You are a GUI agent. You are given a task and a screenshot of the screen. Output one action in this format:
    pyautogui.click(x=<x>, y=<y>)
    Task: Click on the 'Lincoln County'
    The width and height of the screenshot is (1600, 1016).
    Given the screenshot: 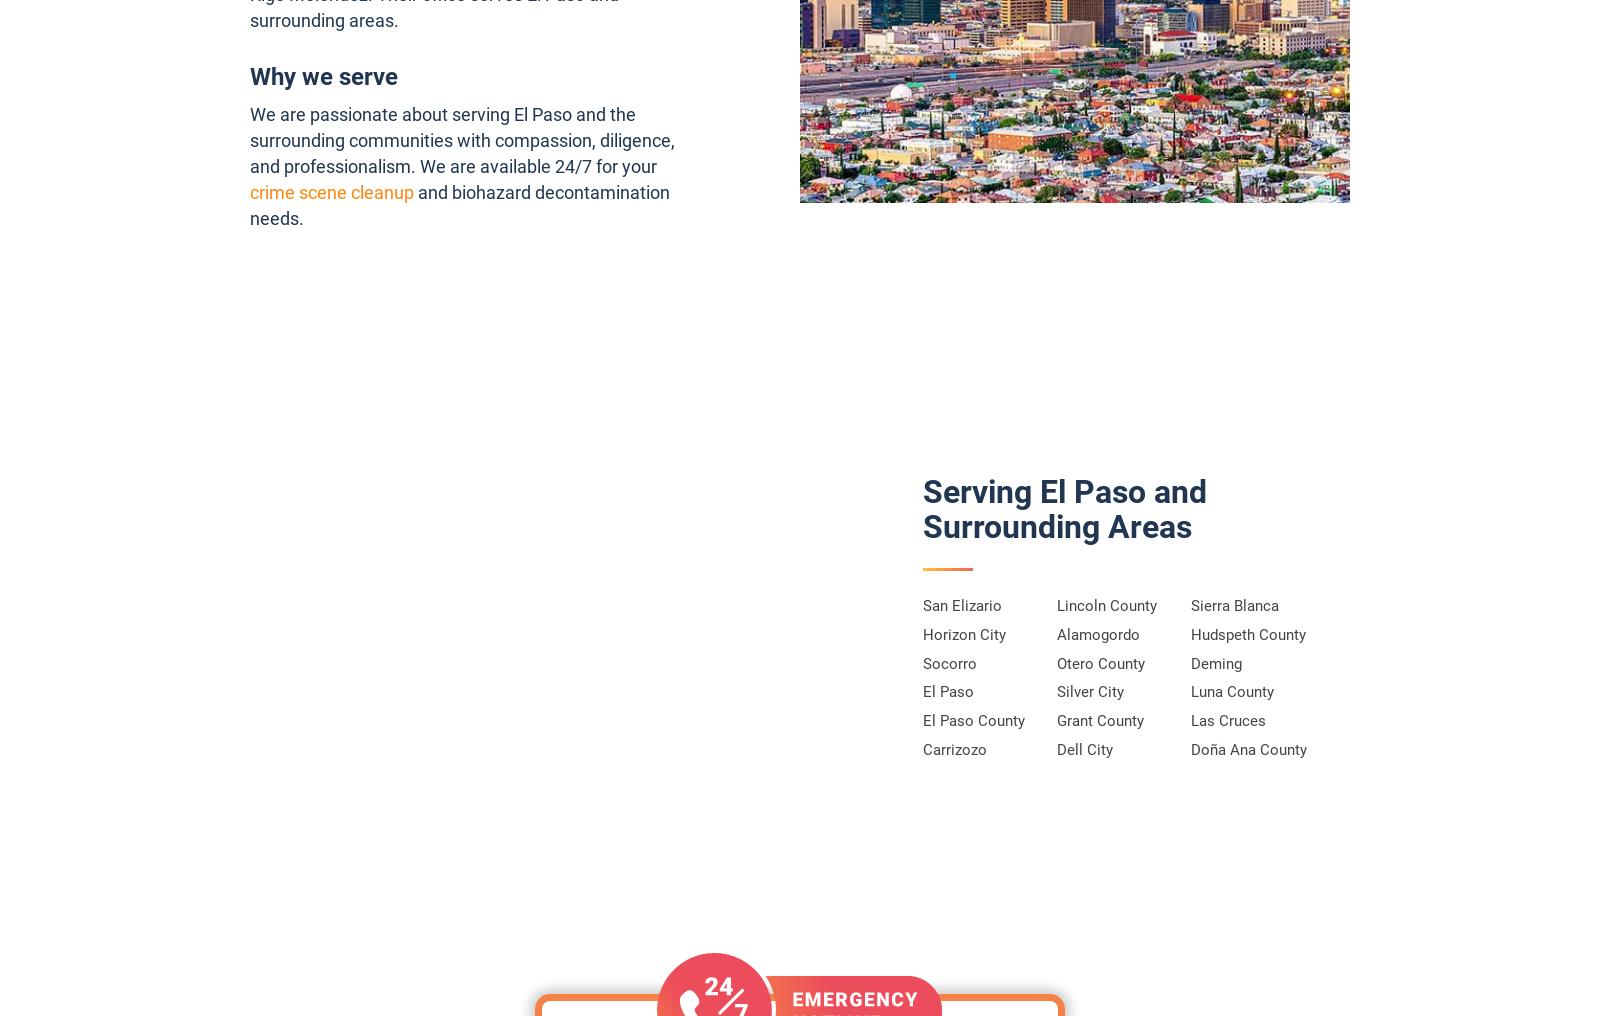 What is the action you would take?
    pyautogui.click(x=1056, y=606)
    